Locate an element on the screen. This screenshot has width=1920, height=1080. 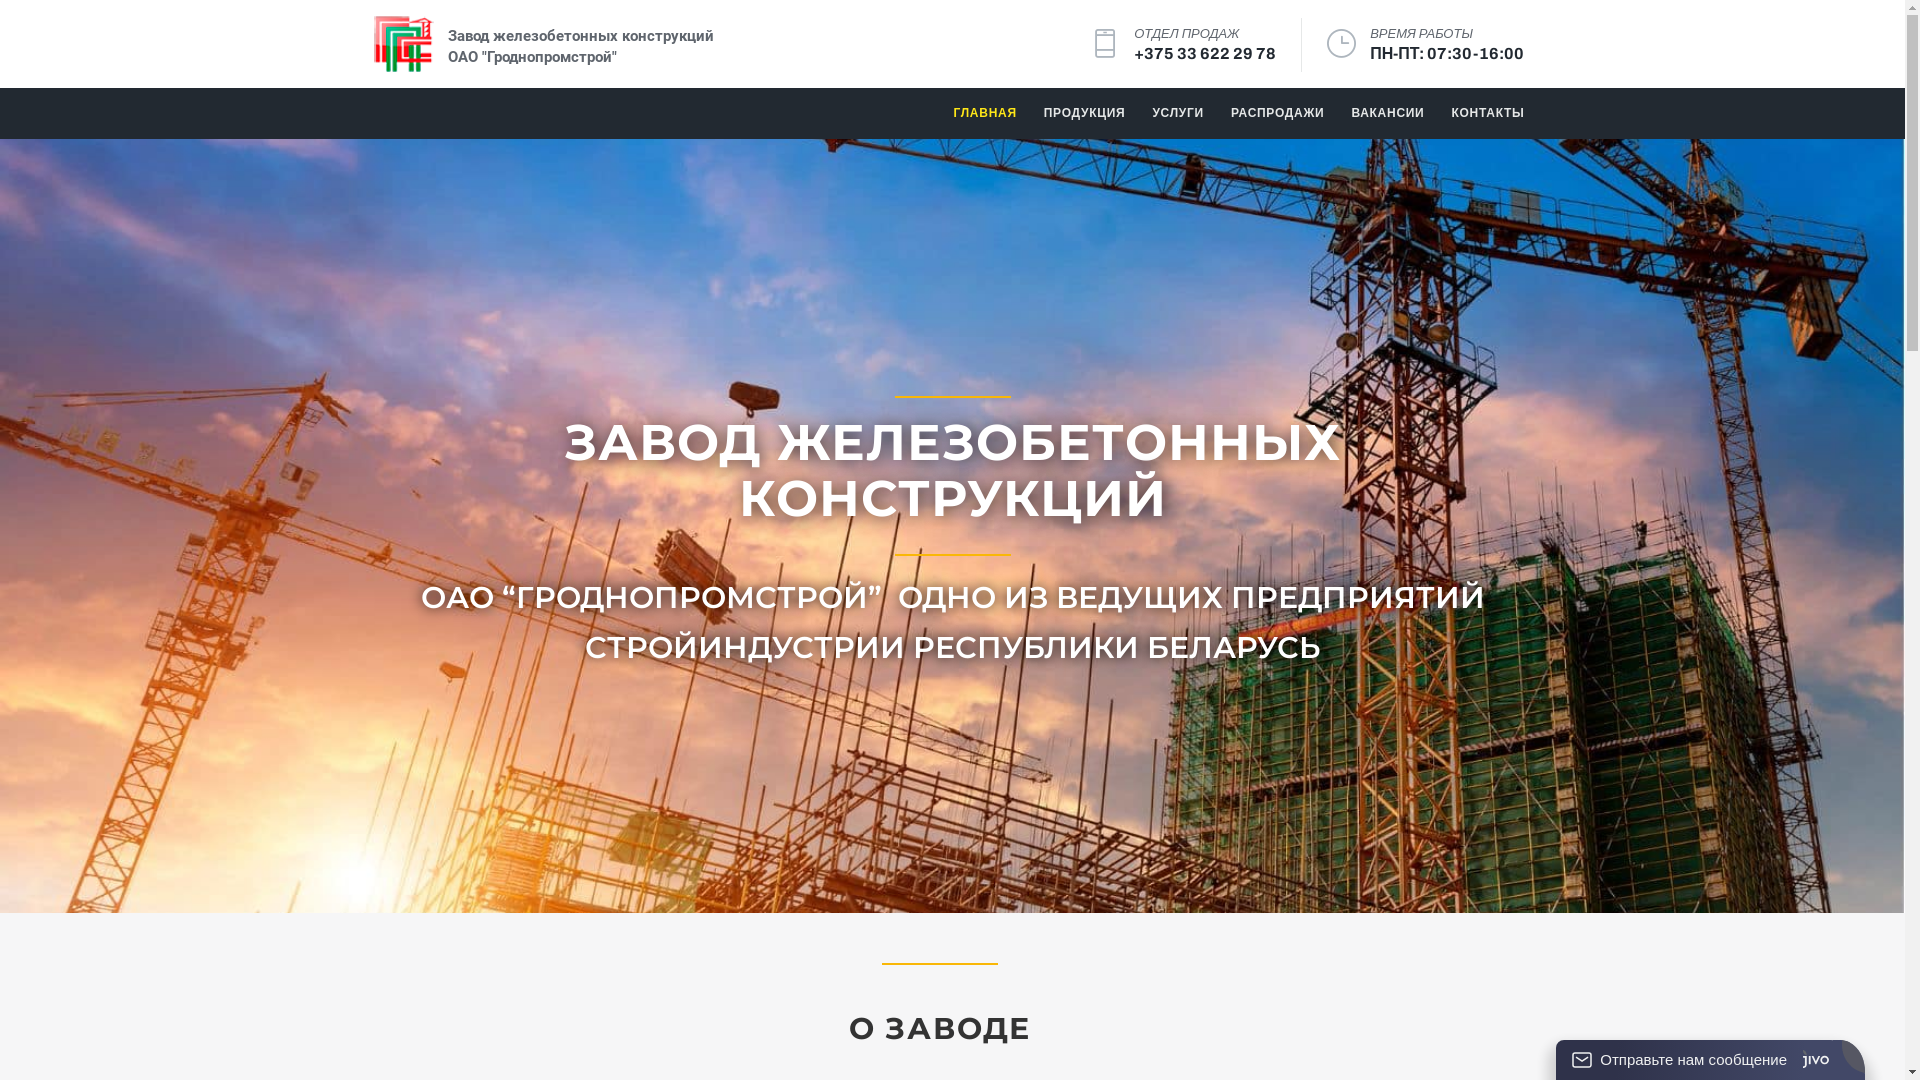
'+375 33 622 29 78' is located at coordinates (1203, 53).